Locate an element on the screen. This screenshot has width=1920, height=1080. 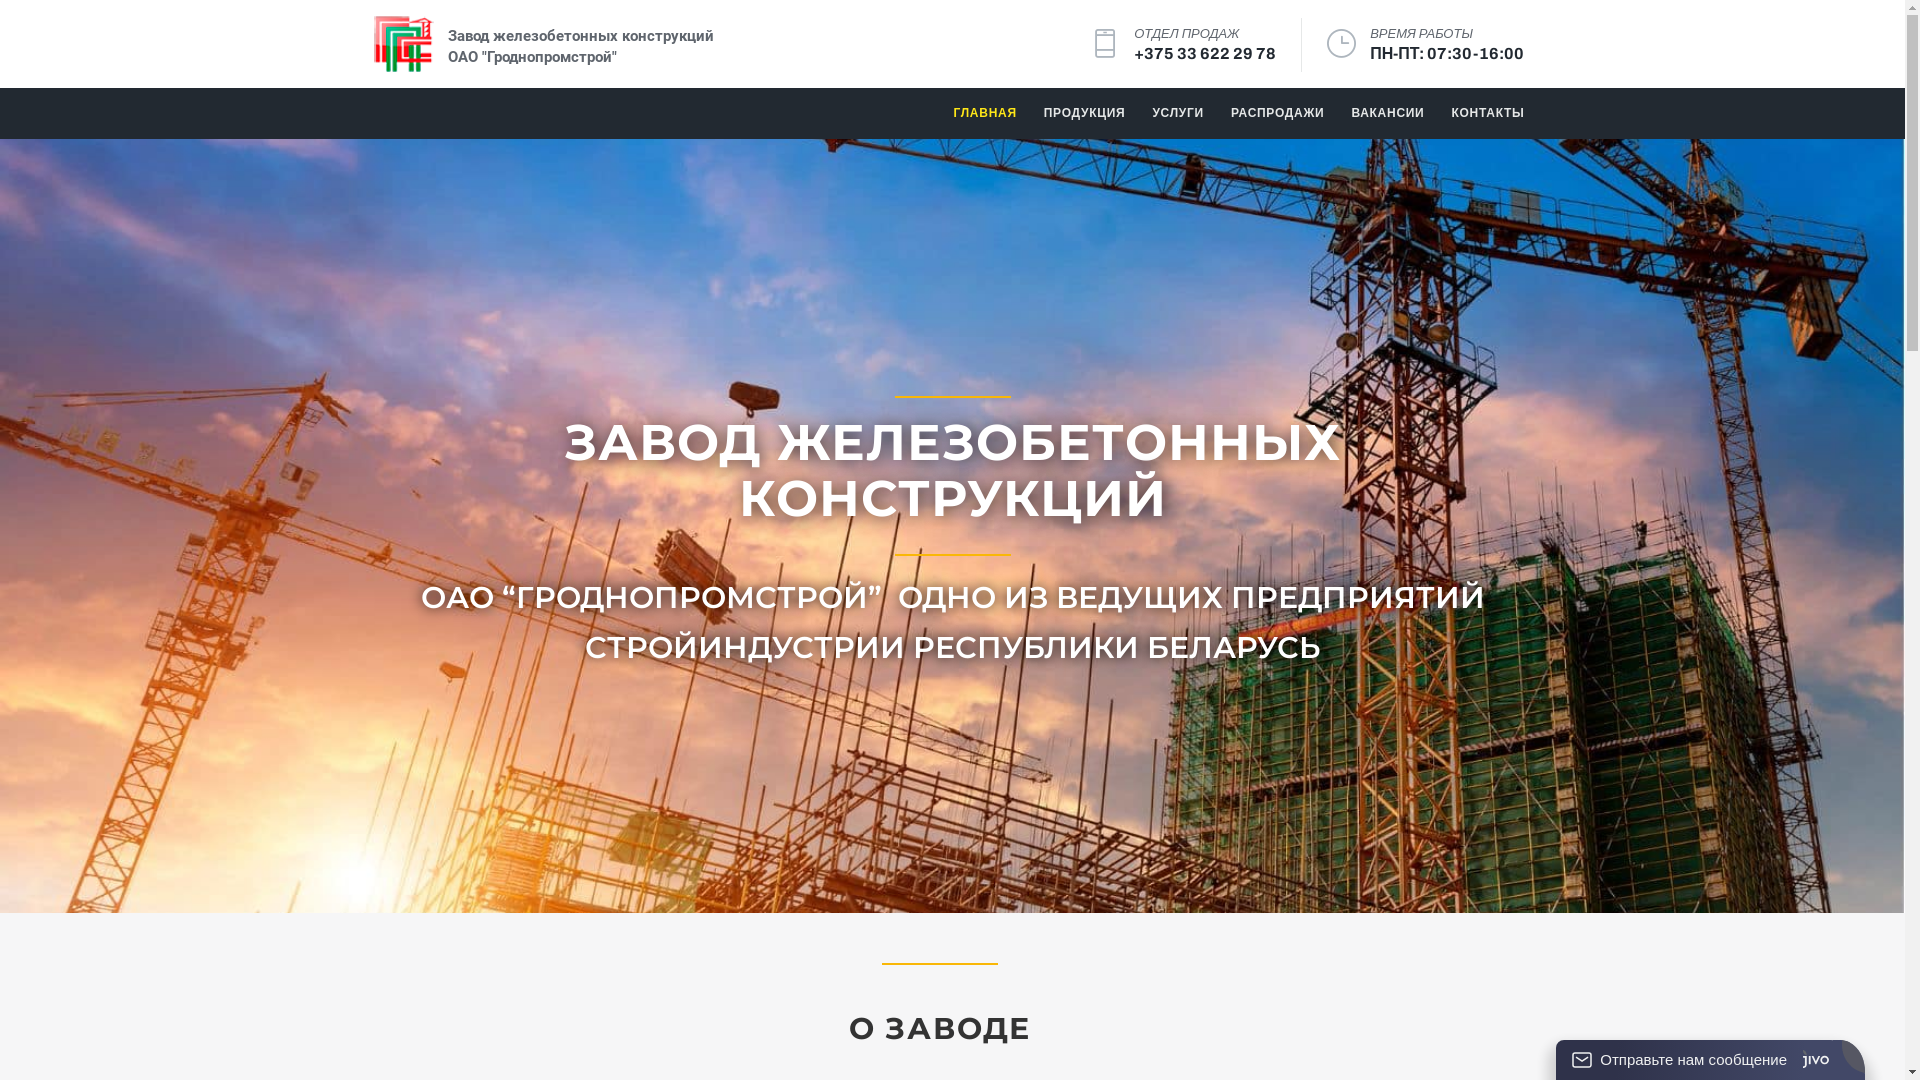
'+375 33 622 29 78' is located at coordinates (1203, 53).